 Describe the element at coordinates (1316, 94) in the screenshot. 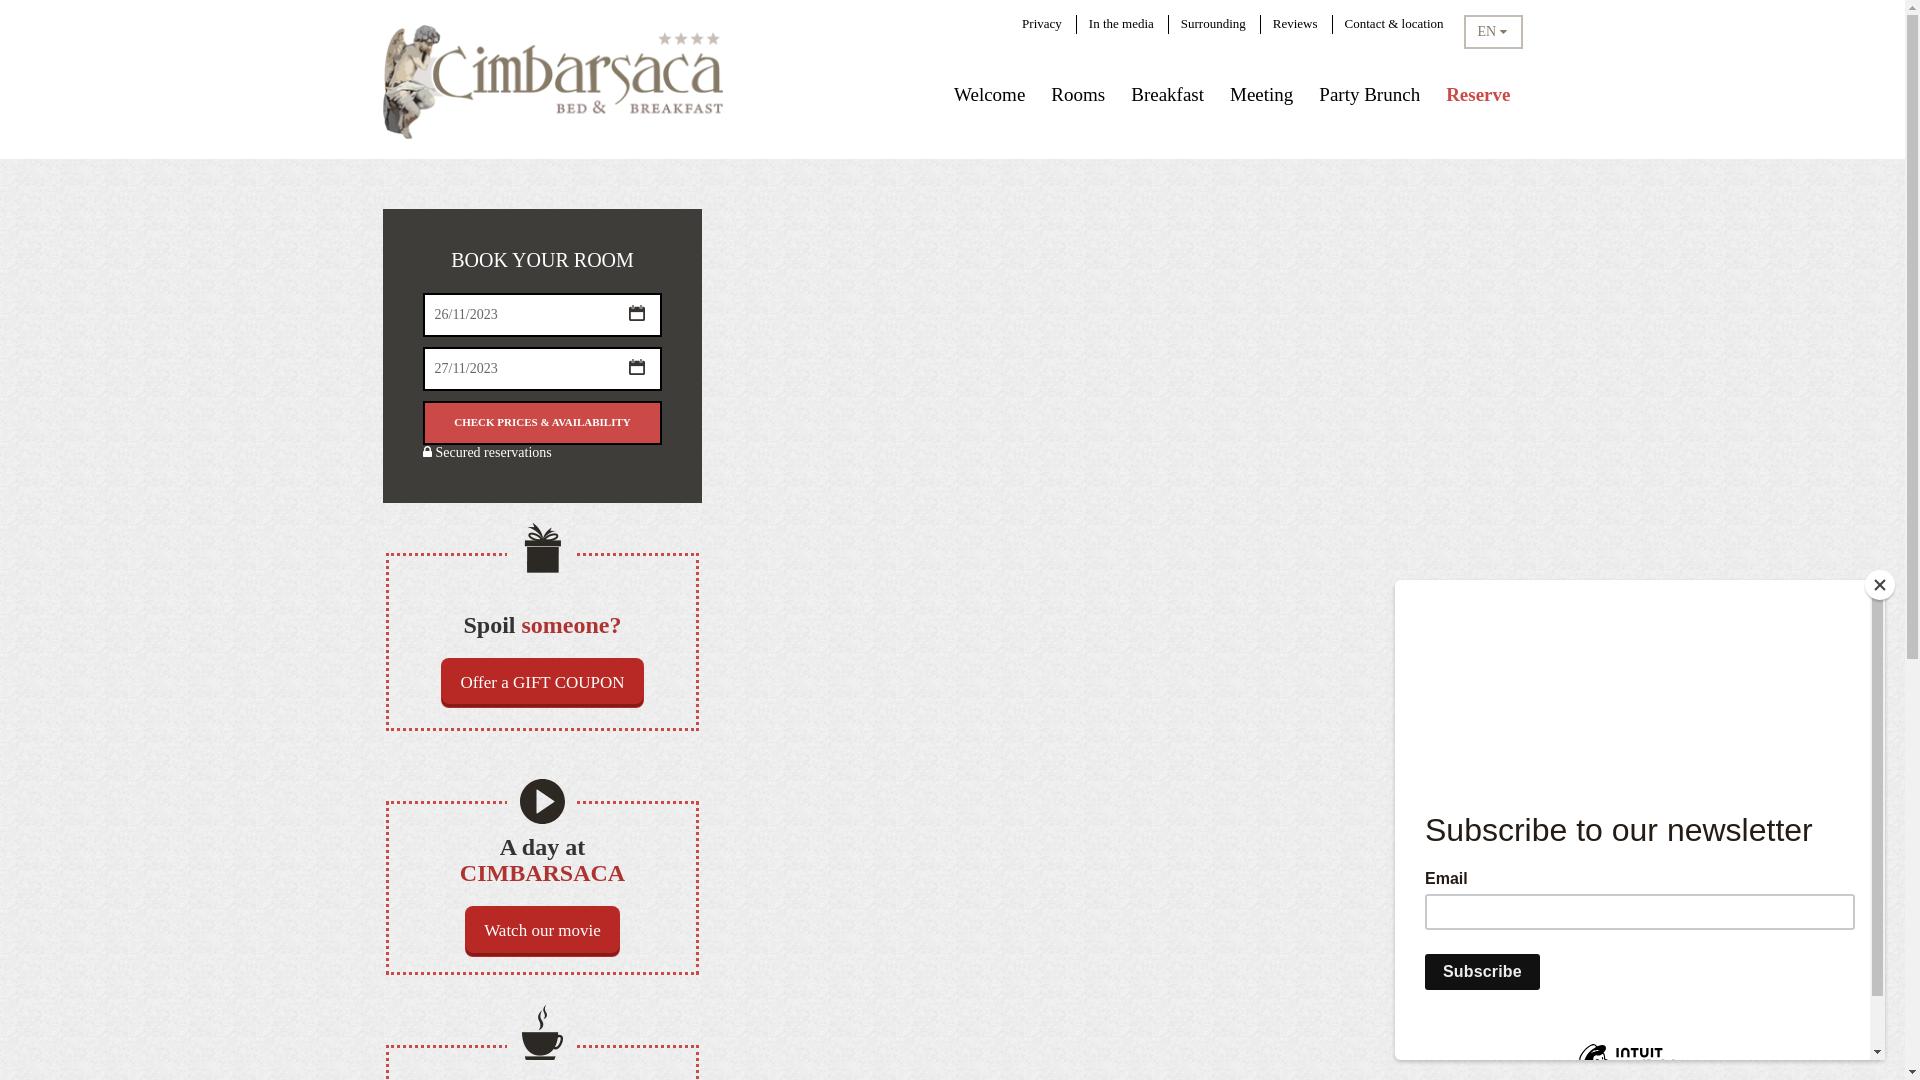

I see `'Party Brunch'` at that location.